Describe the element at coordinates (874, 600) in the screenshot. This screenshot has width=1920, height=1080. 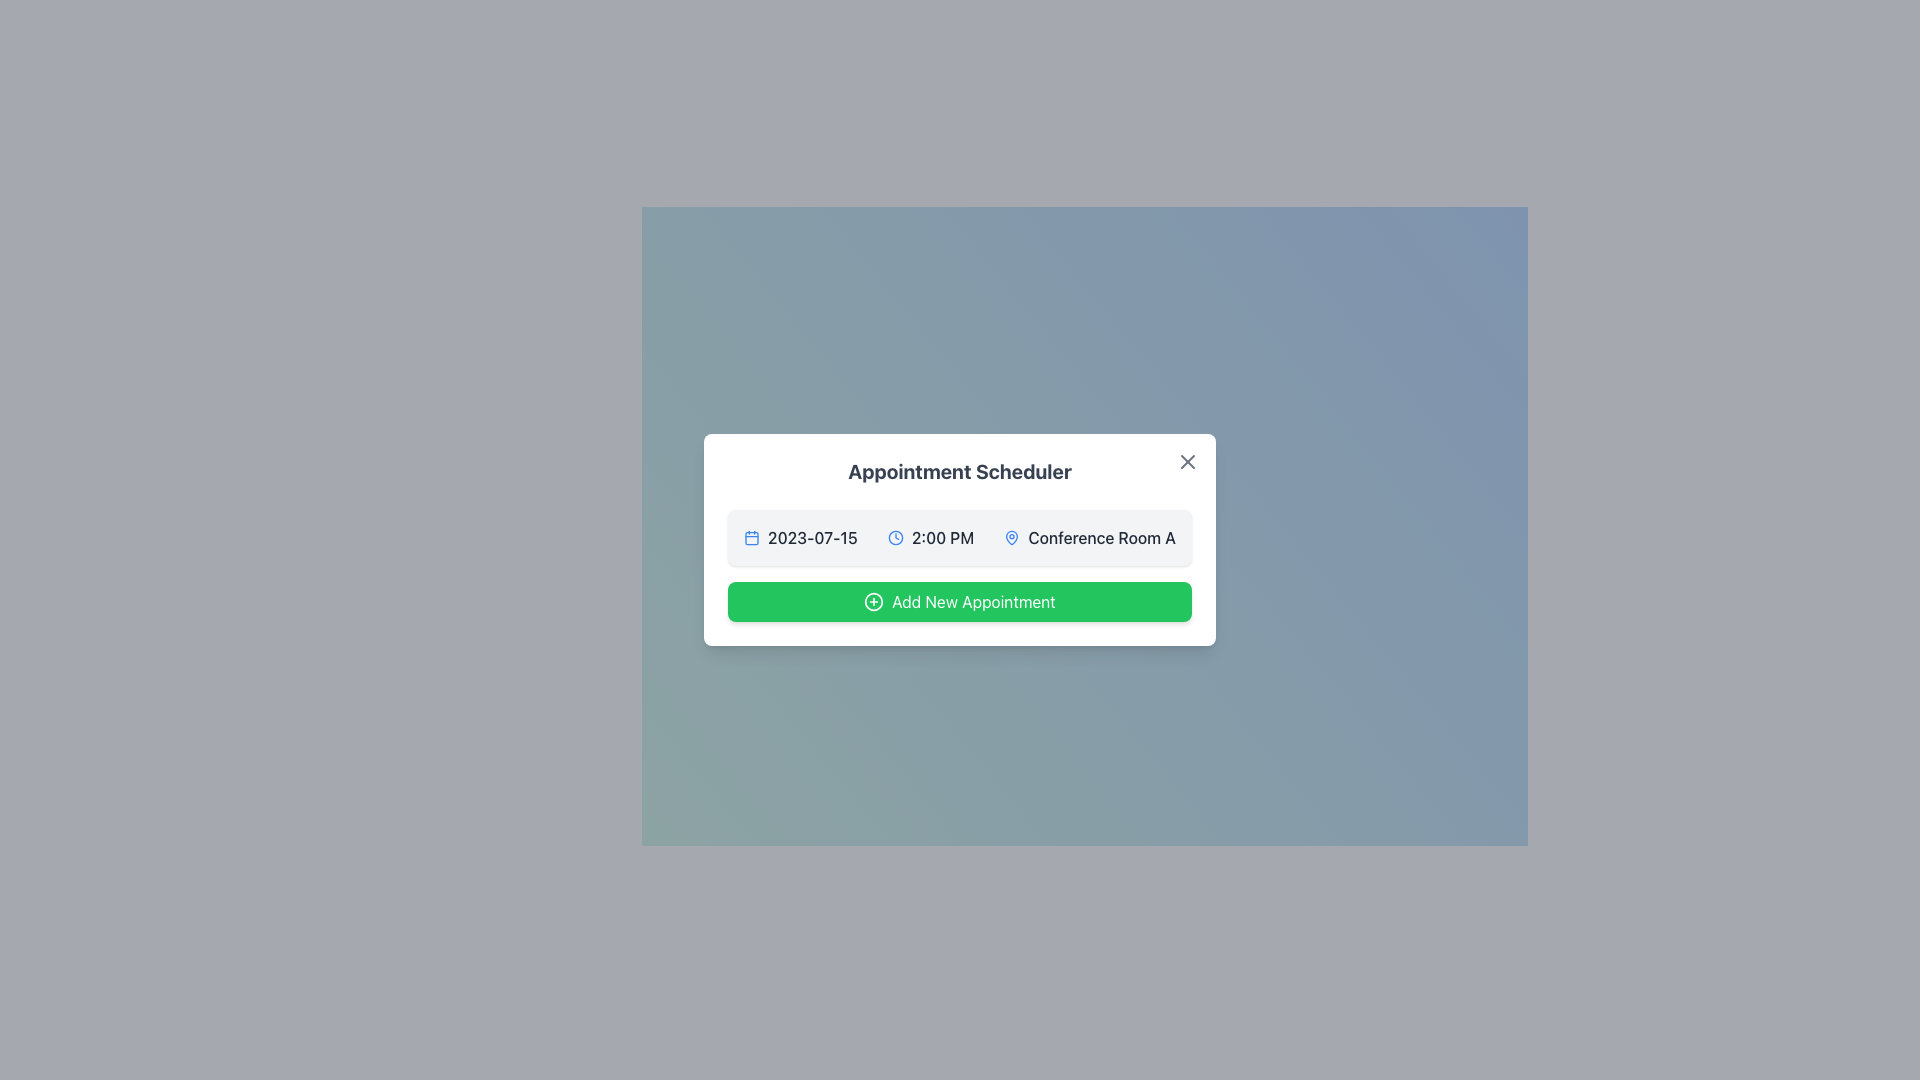
I see `the circular icon with a plus sign in the center, which is styled with a green stroke and located inside the 'Add New Appointment' button at the bottom of the modal dialog box` at that location.